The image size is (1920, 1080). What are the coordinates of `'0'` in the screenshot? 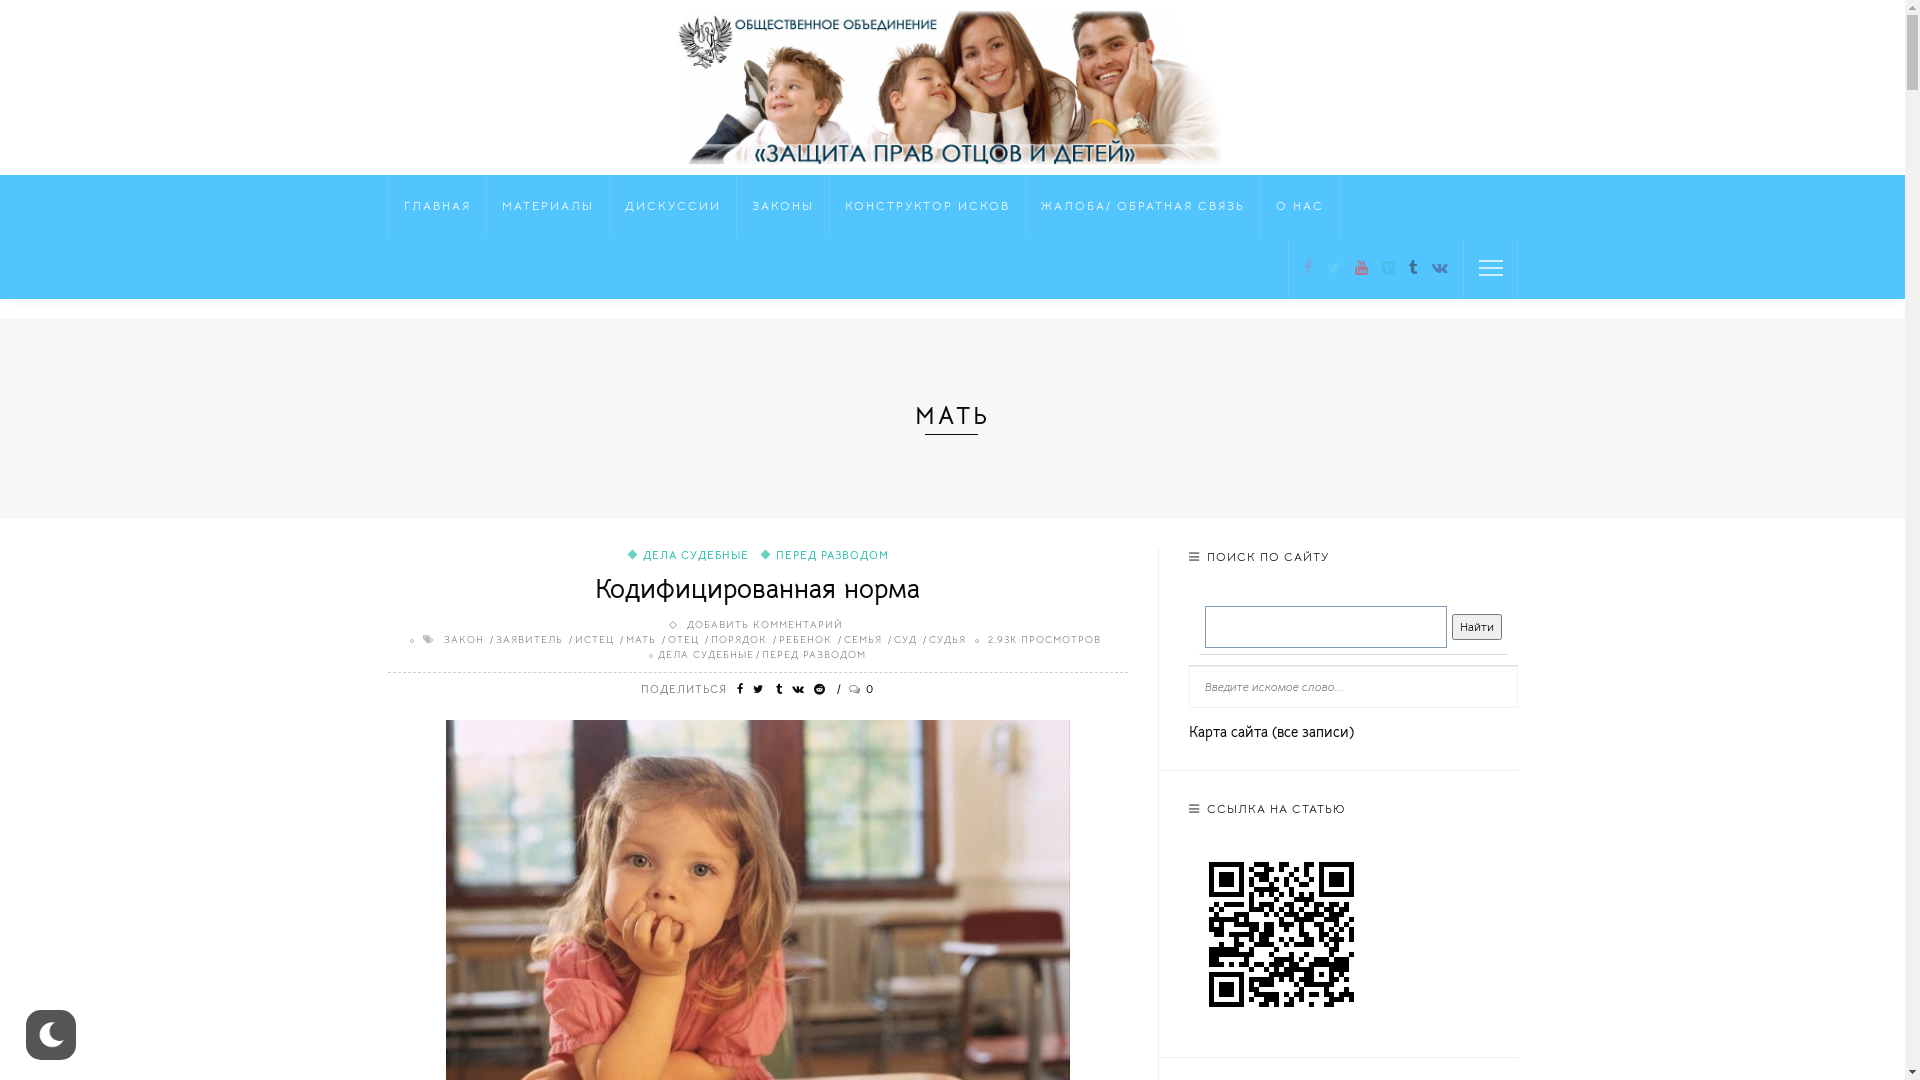 It's located at (855, 688).